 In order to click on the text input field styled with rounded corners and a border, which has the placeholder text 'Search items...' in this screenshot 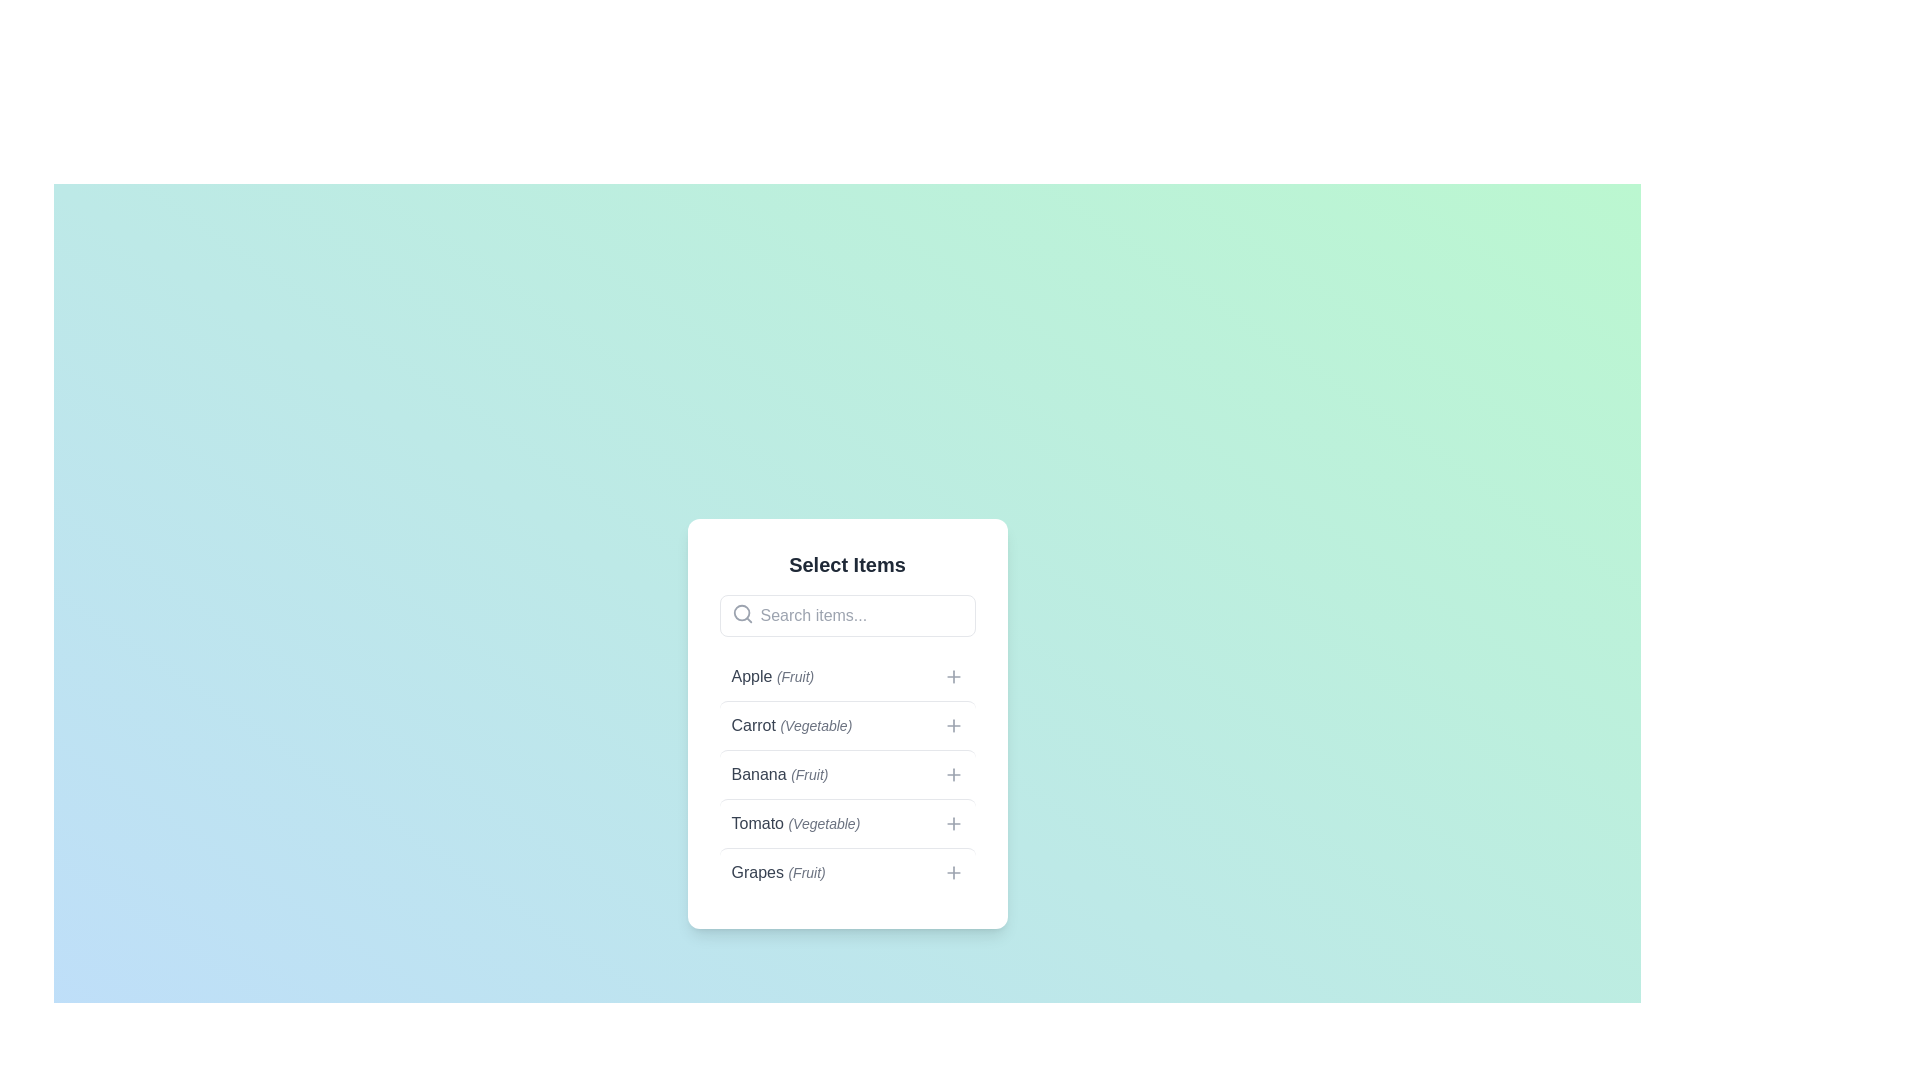, I will do `click(847, 615)`.